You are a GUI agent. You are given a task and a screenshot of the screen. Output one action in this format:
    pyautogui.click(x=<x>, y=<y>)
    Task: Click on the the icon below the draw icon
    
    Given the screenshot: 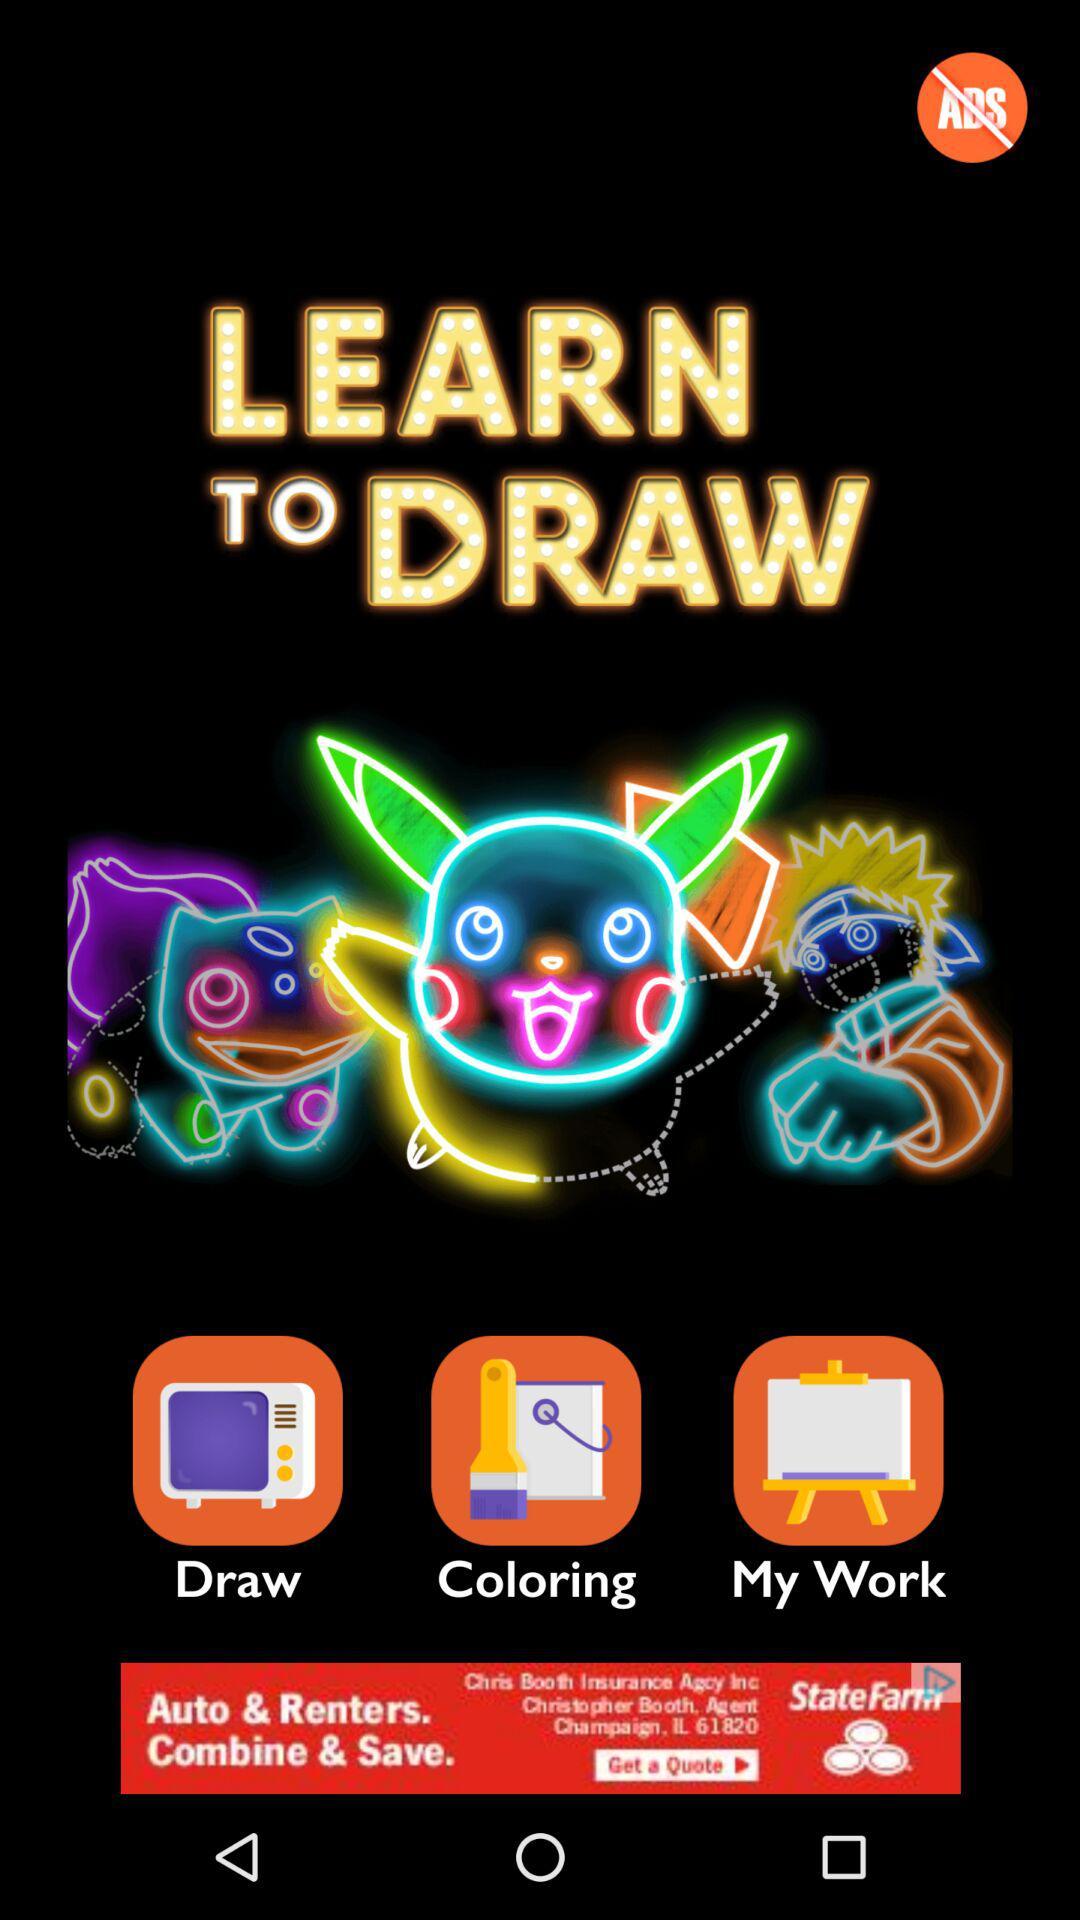 What is the action you would take?
    pyautogui.click(x=540, y=1727)
    